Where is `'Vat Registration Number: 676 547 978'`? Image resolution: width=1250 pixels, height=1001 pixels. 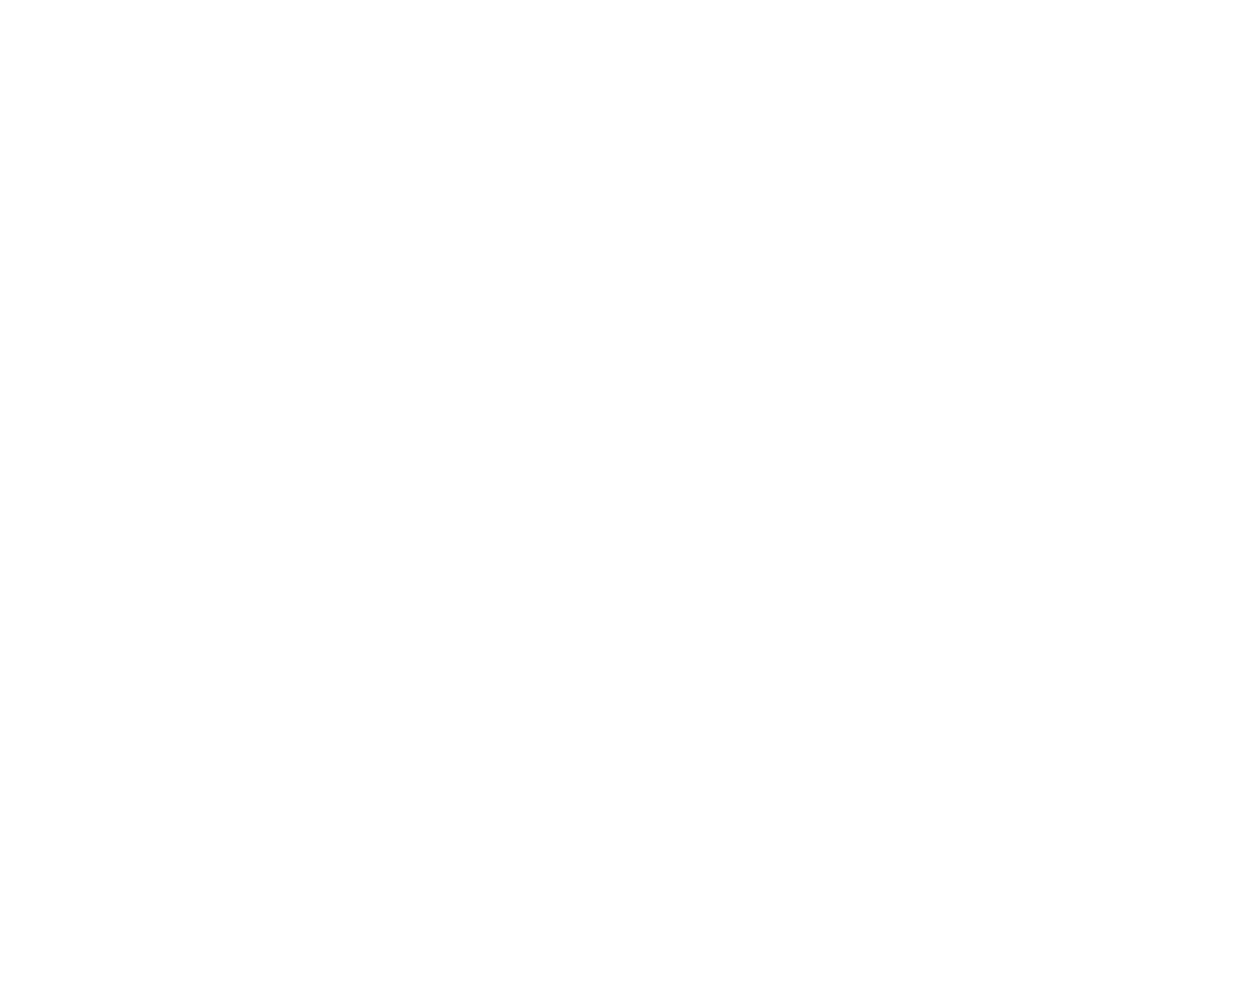 'Vat Registration Number: 676 547 978' is located at coordinates (109, 373).